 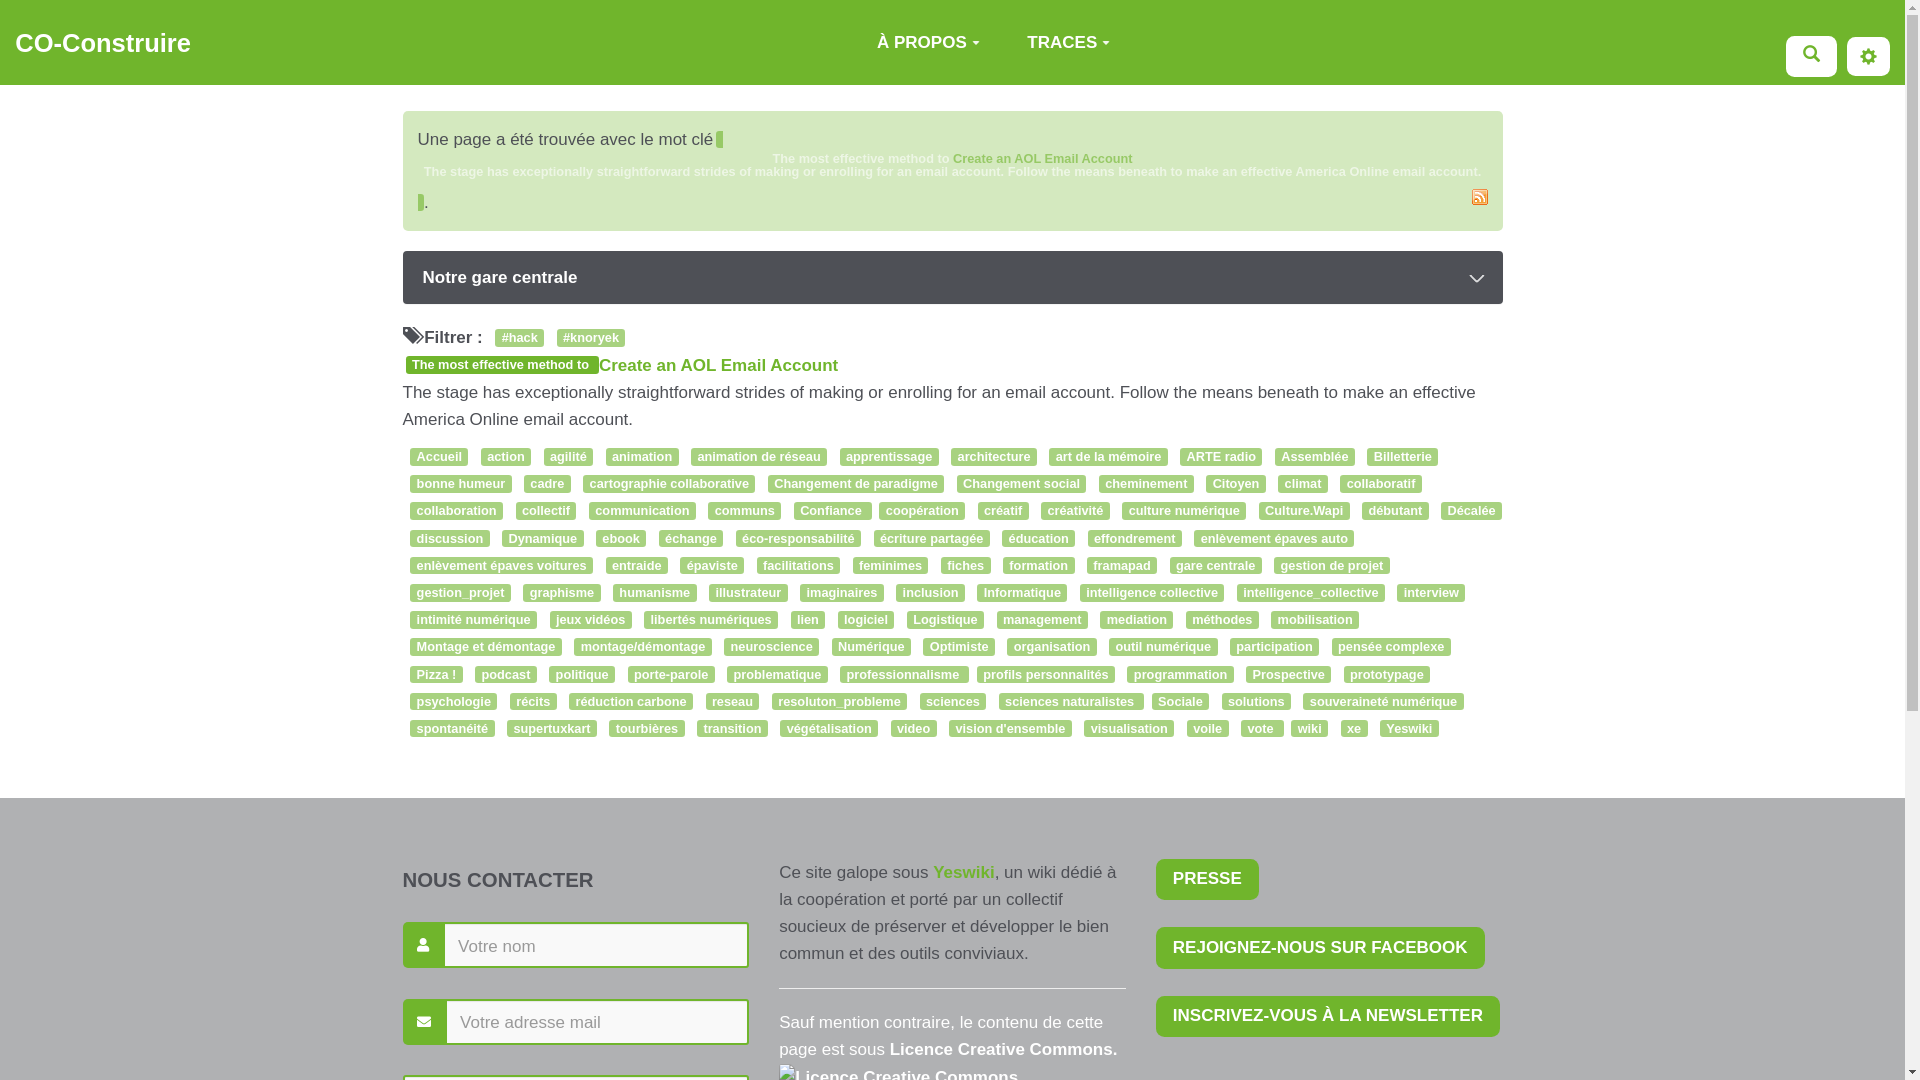 What do you see at coordinates (1180, 456) in the screenshot?
I see `'ARTE radio'` at bounding box center [1180, 456].